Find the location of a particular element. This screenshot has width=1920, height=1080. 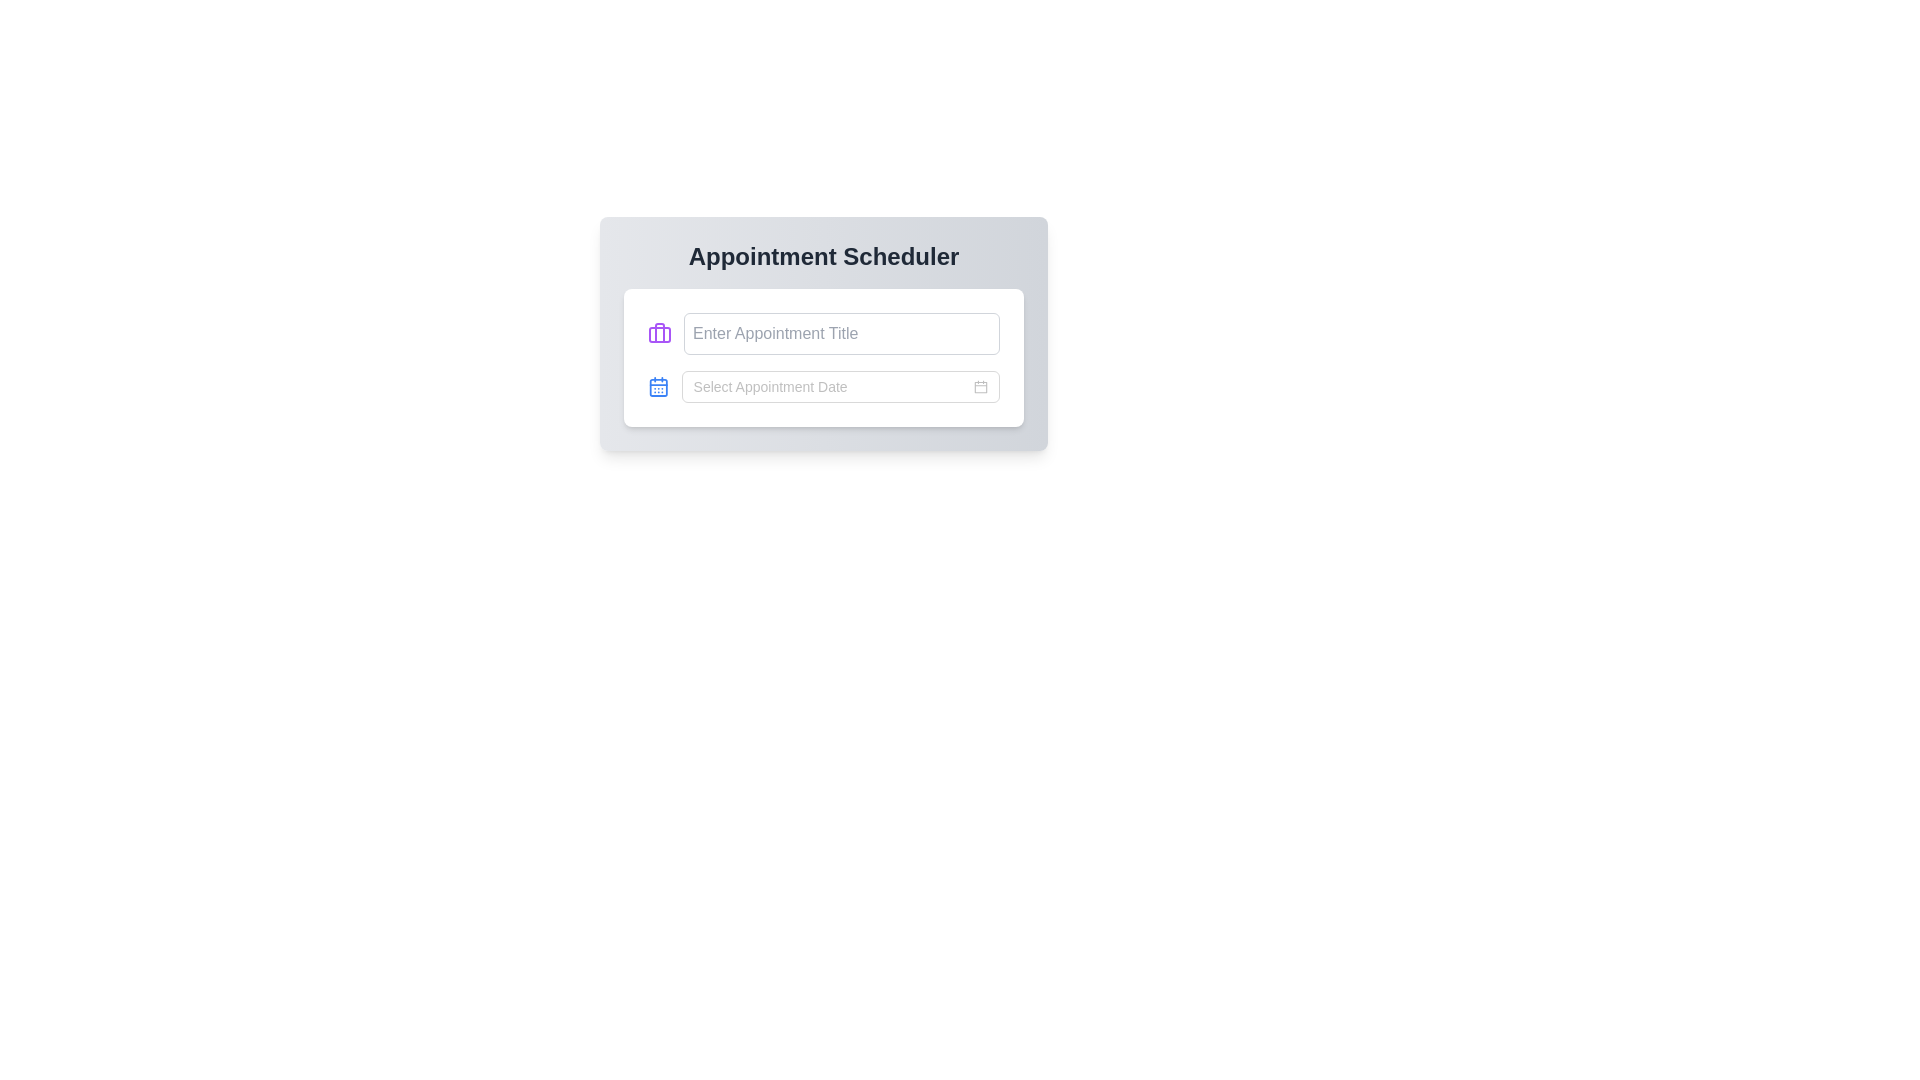

the purple briefcase icon located to the left of the appointment title text input field is located at coordinates (660, 333).